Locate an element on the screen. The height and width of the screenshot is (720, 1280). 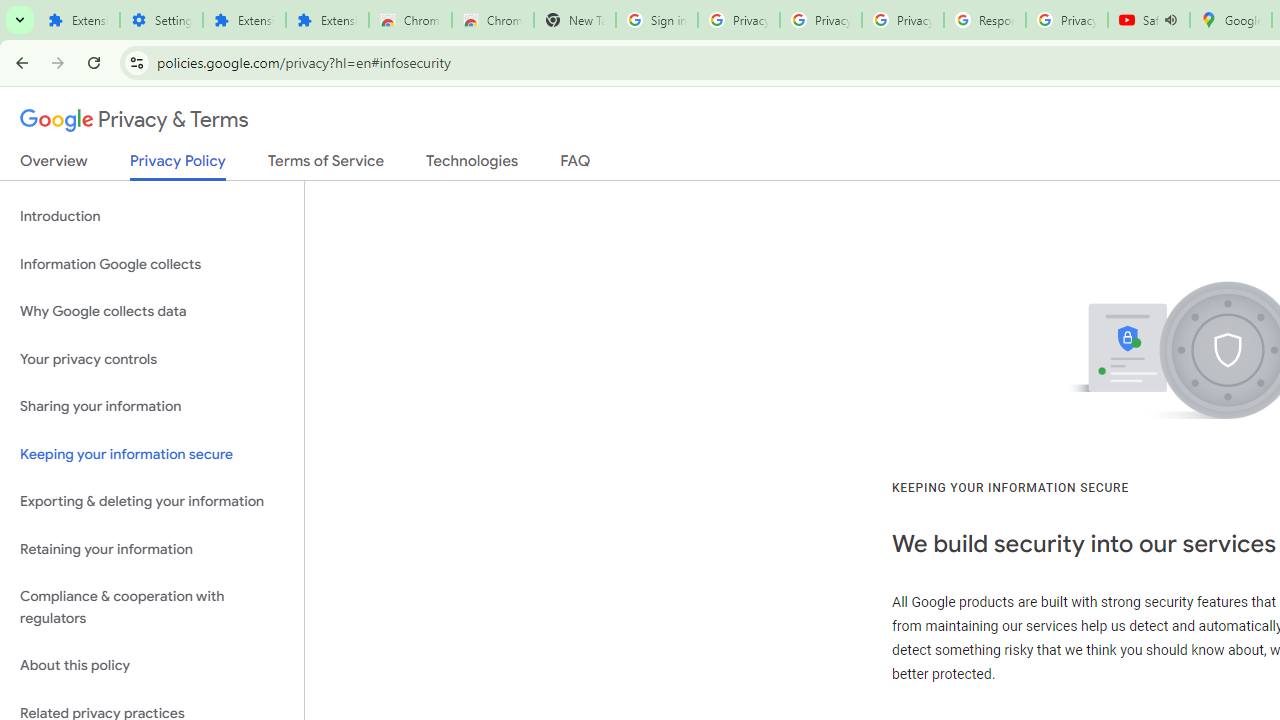
'Technologies' is located at coordinates (471, 164).